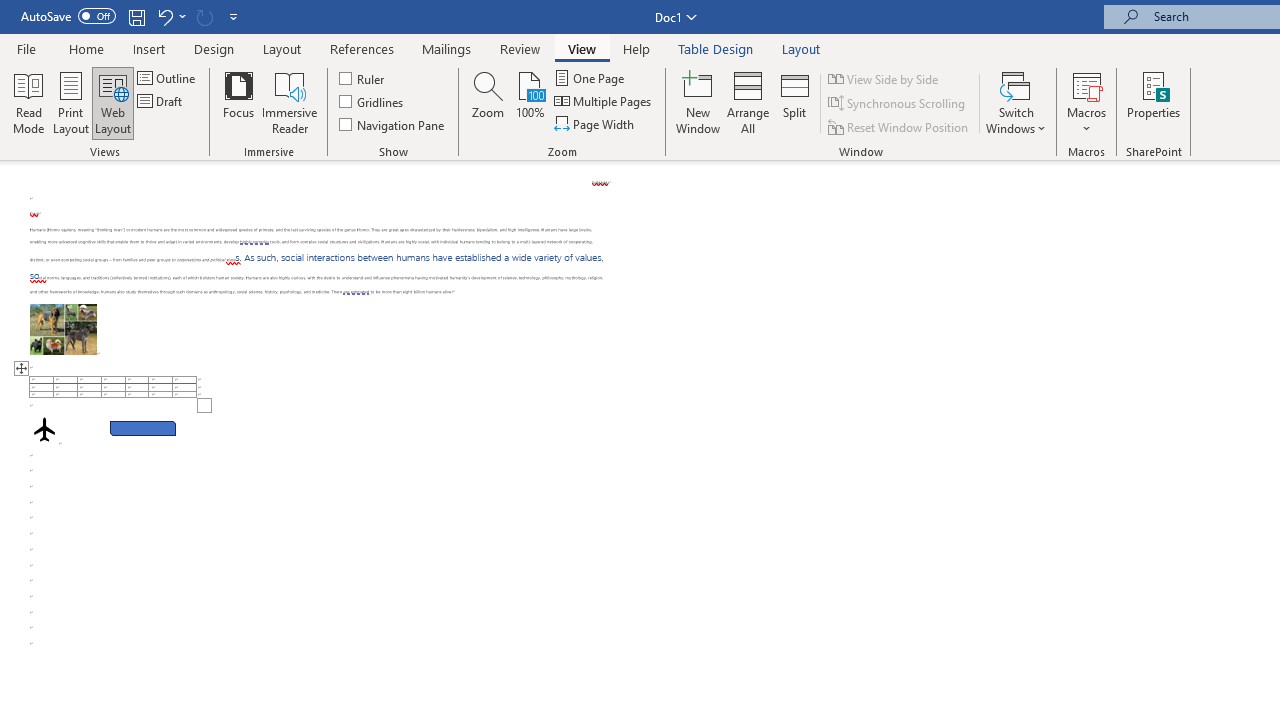  I want to click on 'Undo Row Height Spinner', so click(170, 16).